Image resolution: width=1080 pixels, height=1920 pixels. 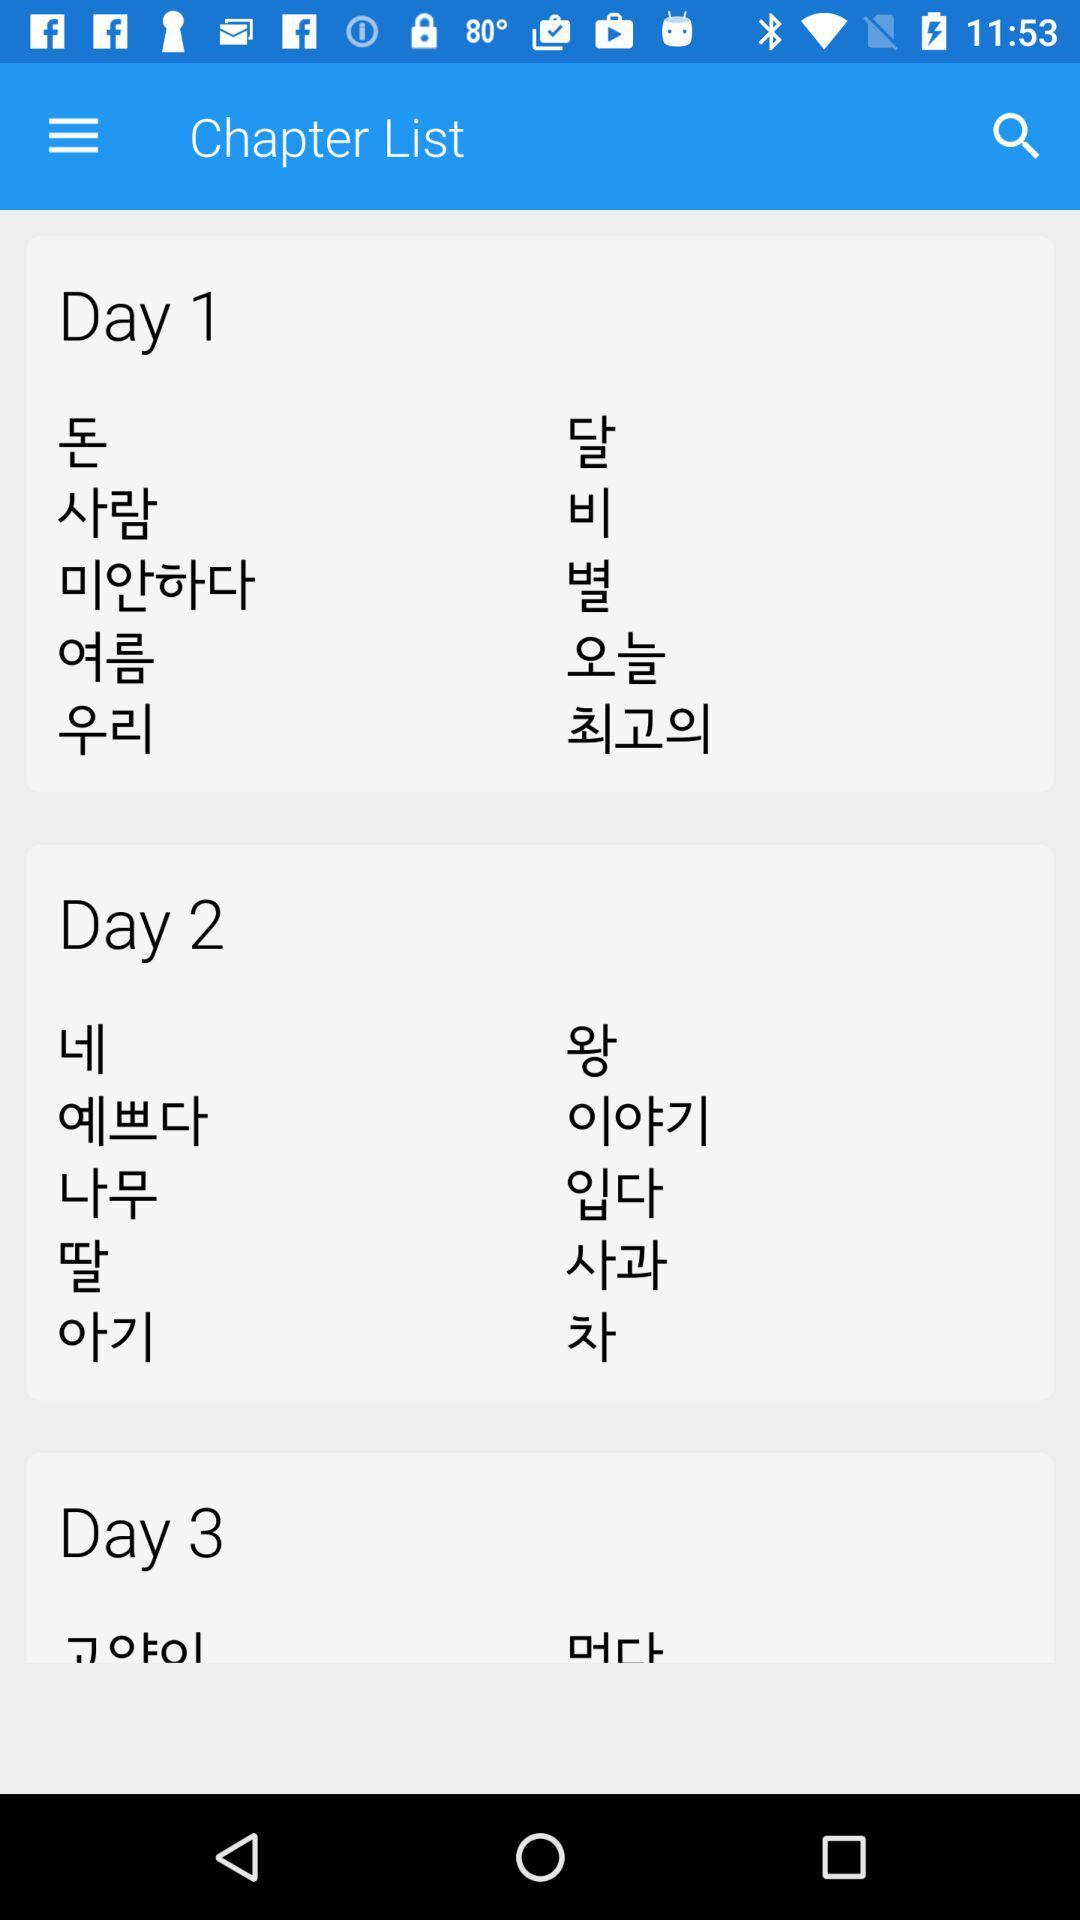 What do you see at coordinates (793, 1632) in the screenshot?
I see `the icon below day 3` at bounding box center [793, 1632].